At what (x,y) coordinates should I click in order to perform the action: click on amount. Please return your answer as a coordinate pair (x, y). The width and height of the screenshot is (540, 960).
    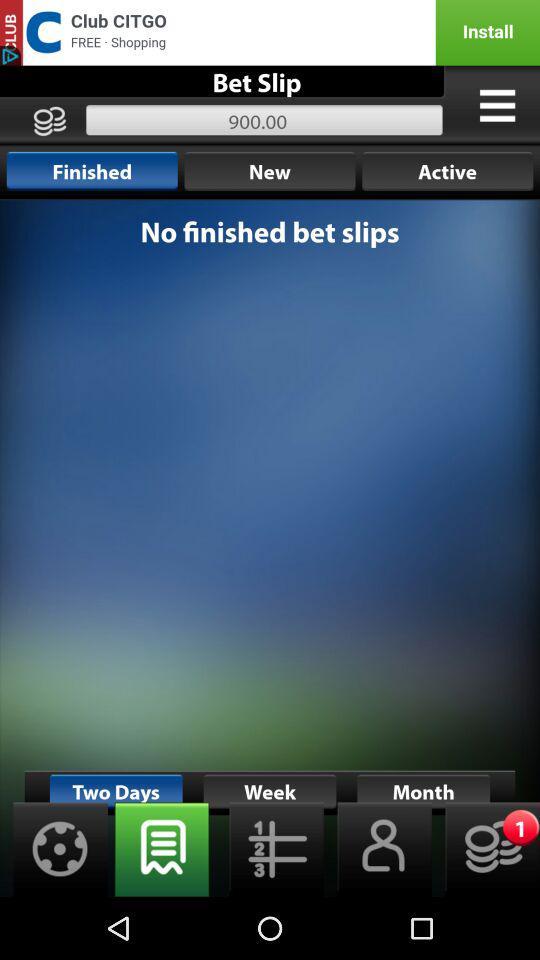
    Looking at the image, I should click on (485, 848).